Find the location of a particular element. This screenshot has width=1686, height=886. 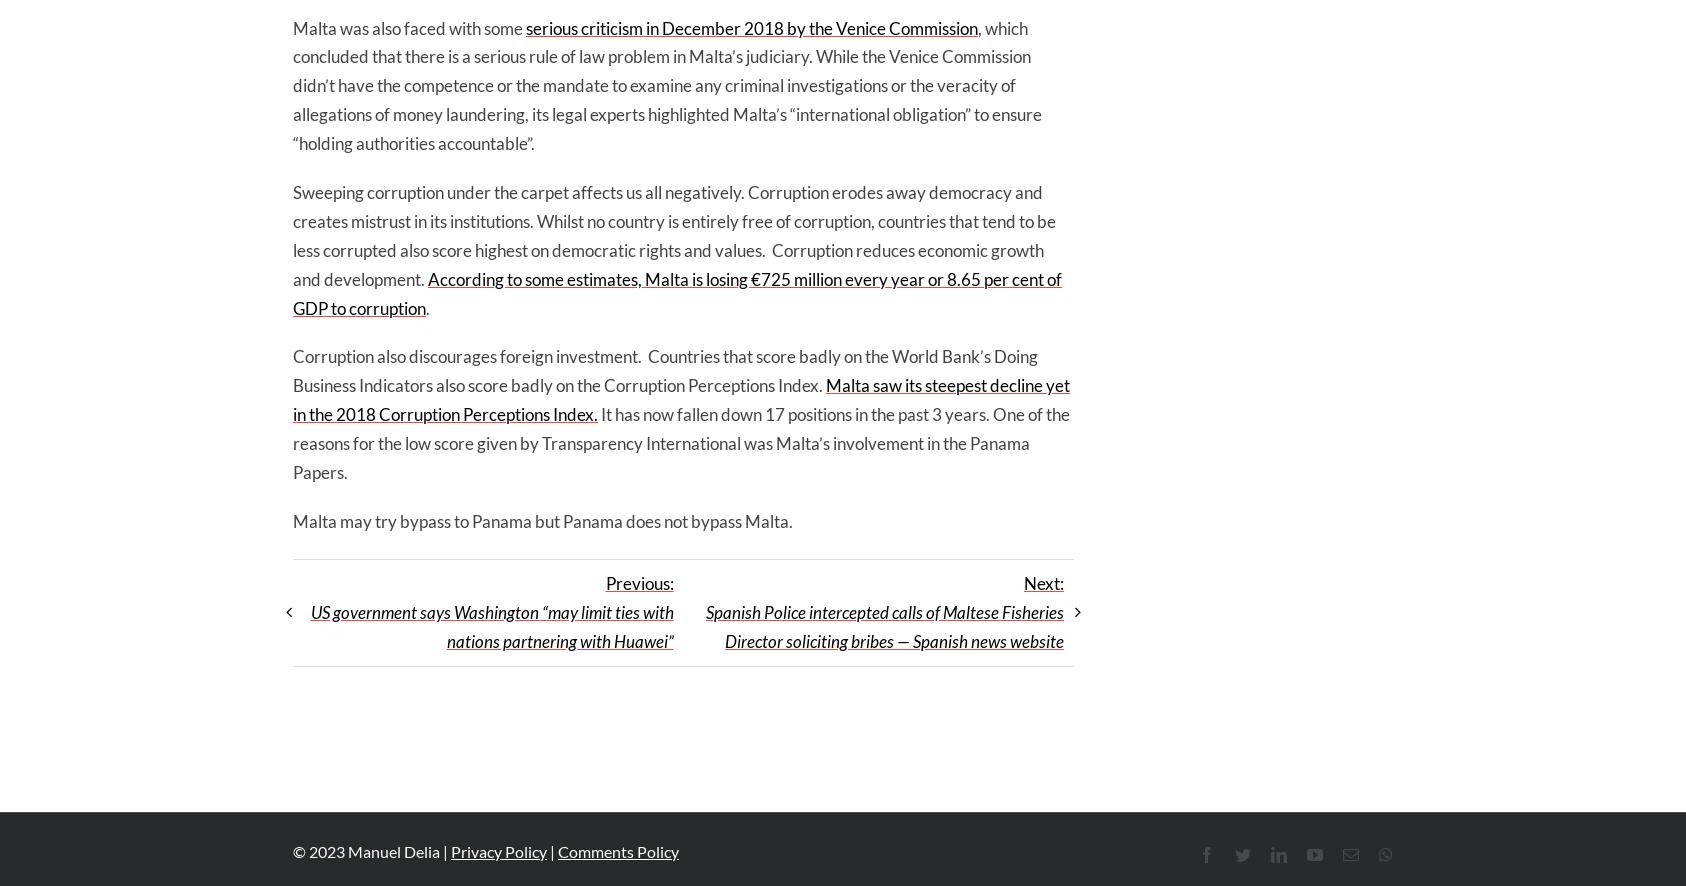

'2023' is located at coordinates (308, 849).